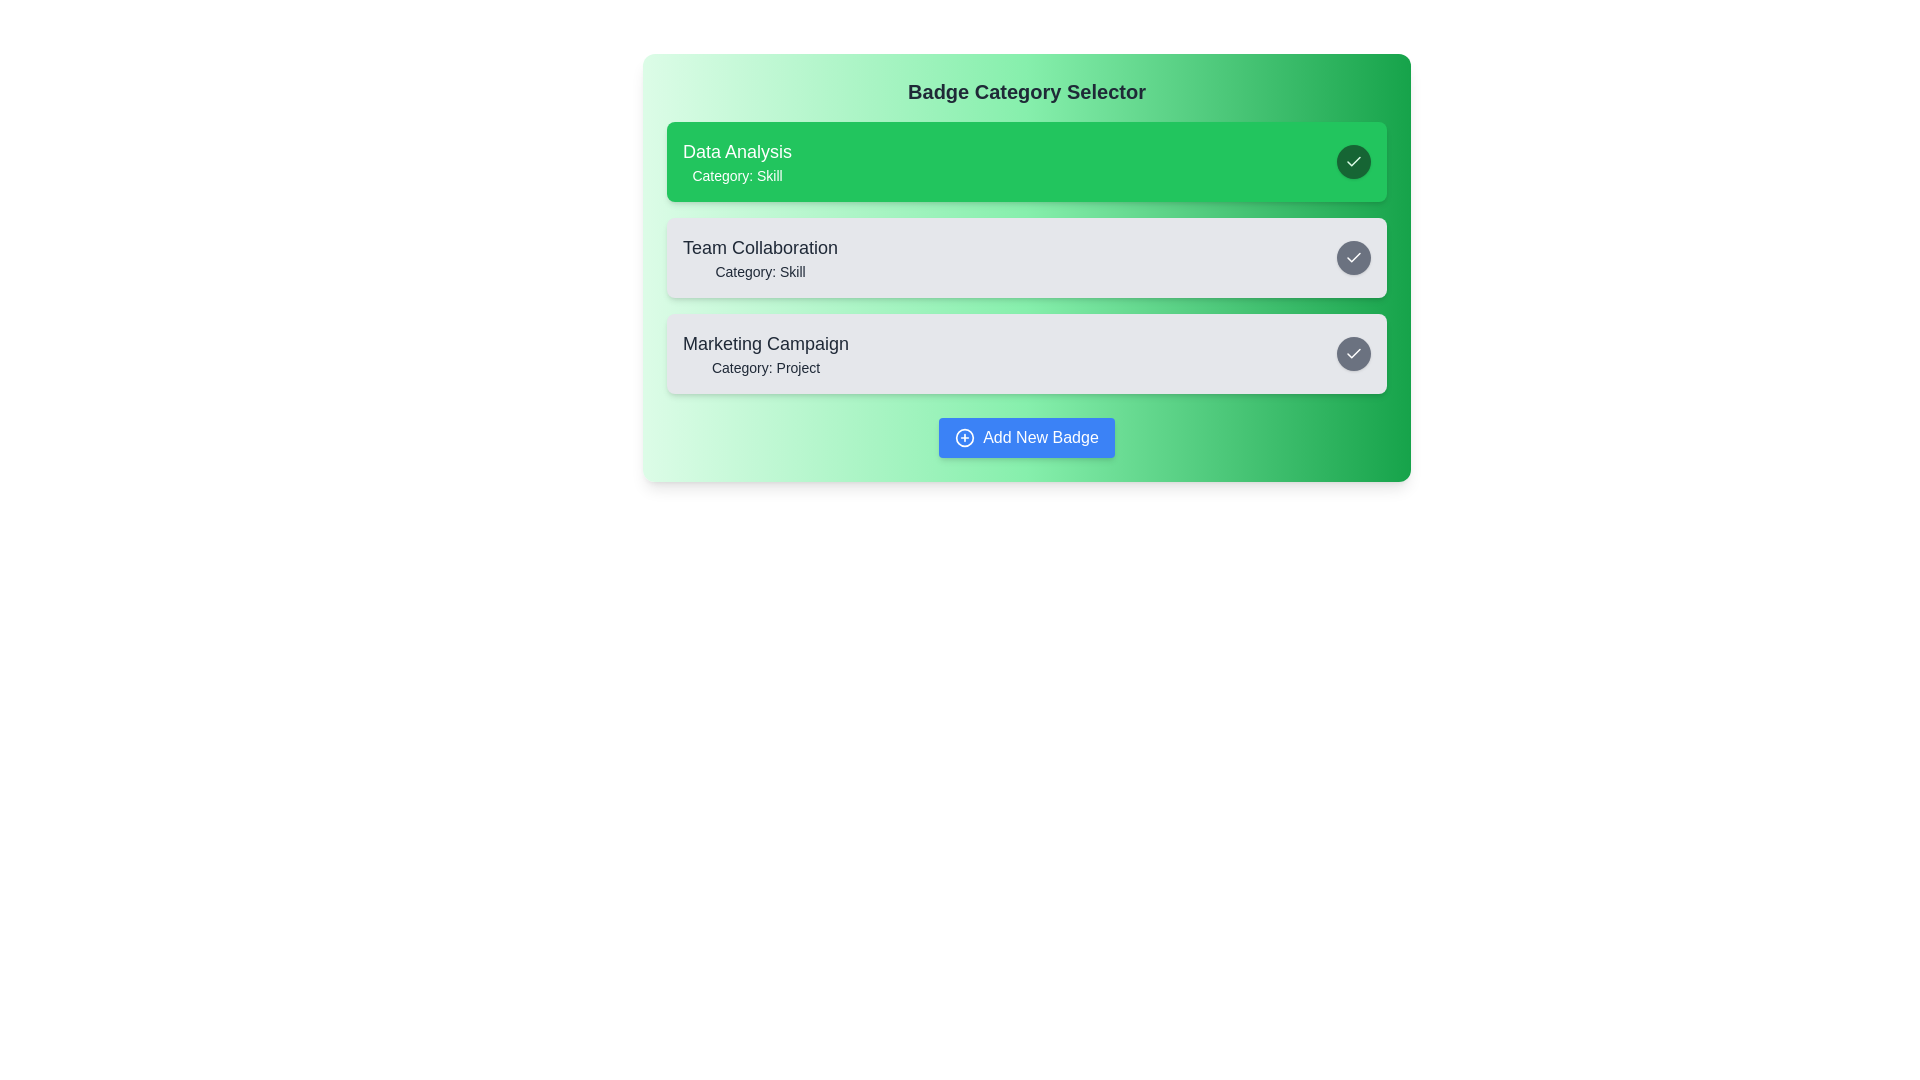 Image resolution: width=1920 pixels, height=1080 pixels. What do you see at coordinates (1353, 161) in the screenshot?
I see `the badge by clicking on the check icon associated with the badge labeled 'Data Analysis'` at bounding box center [1353, 161].